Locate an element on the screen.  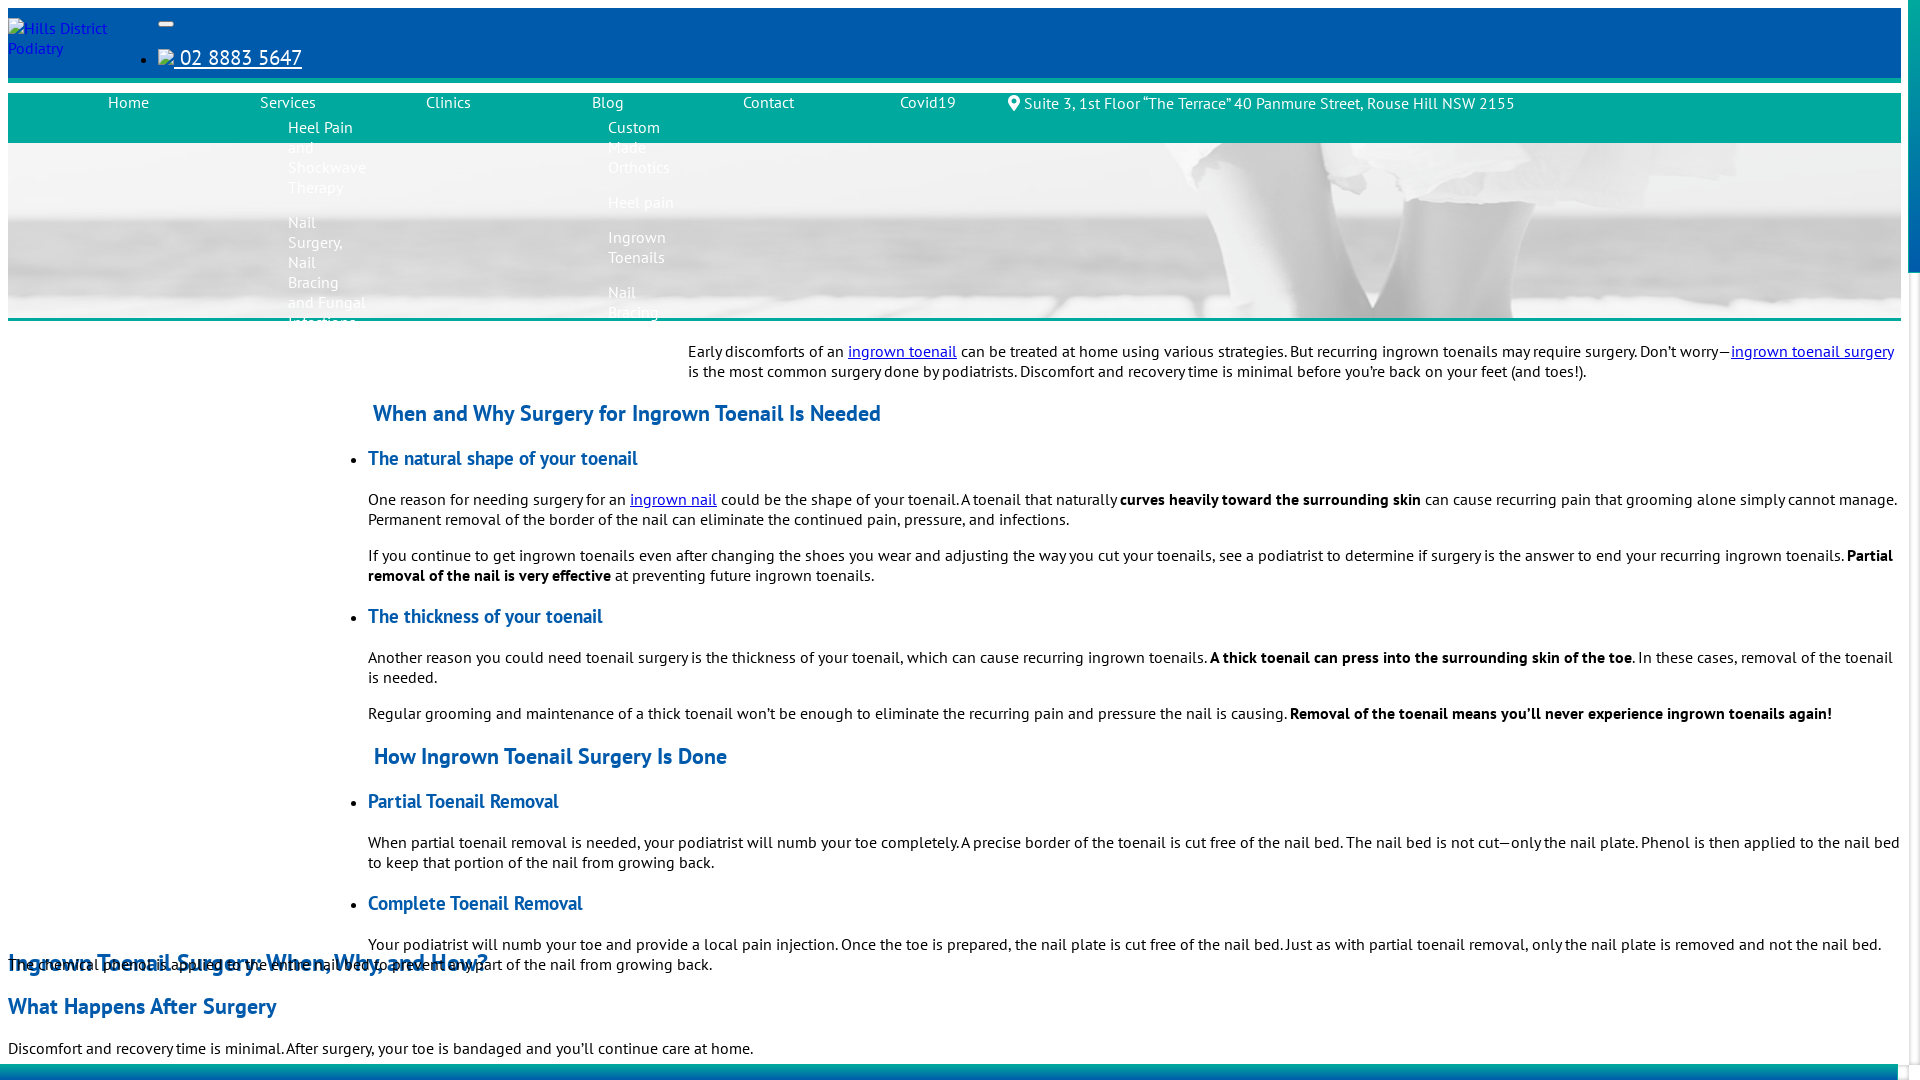
'Plantar Wart Surgeries' is located at coordinates (287, 886).